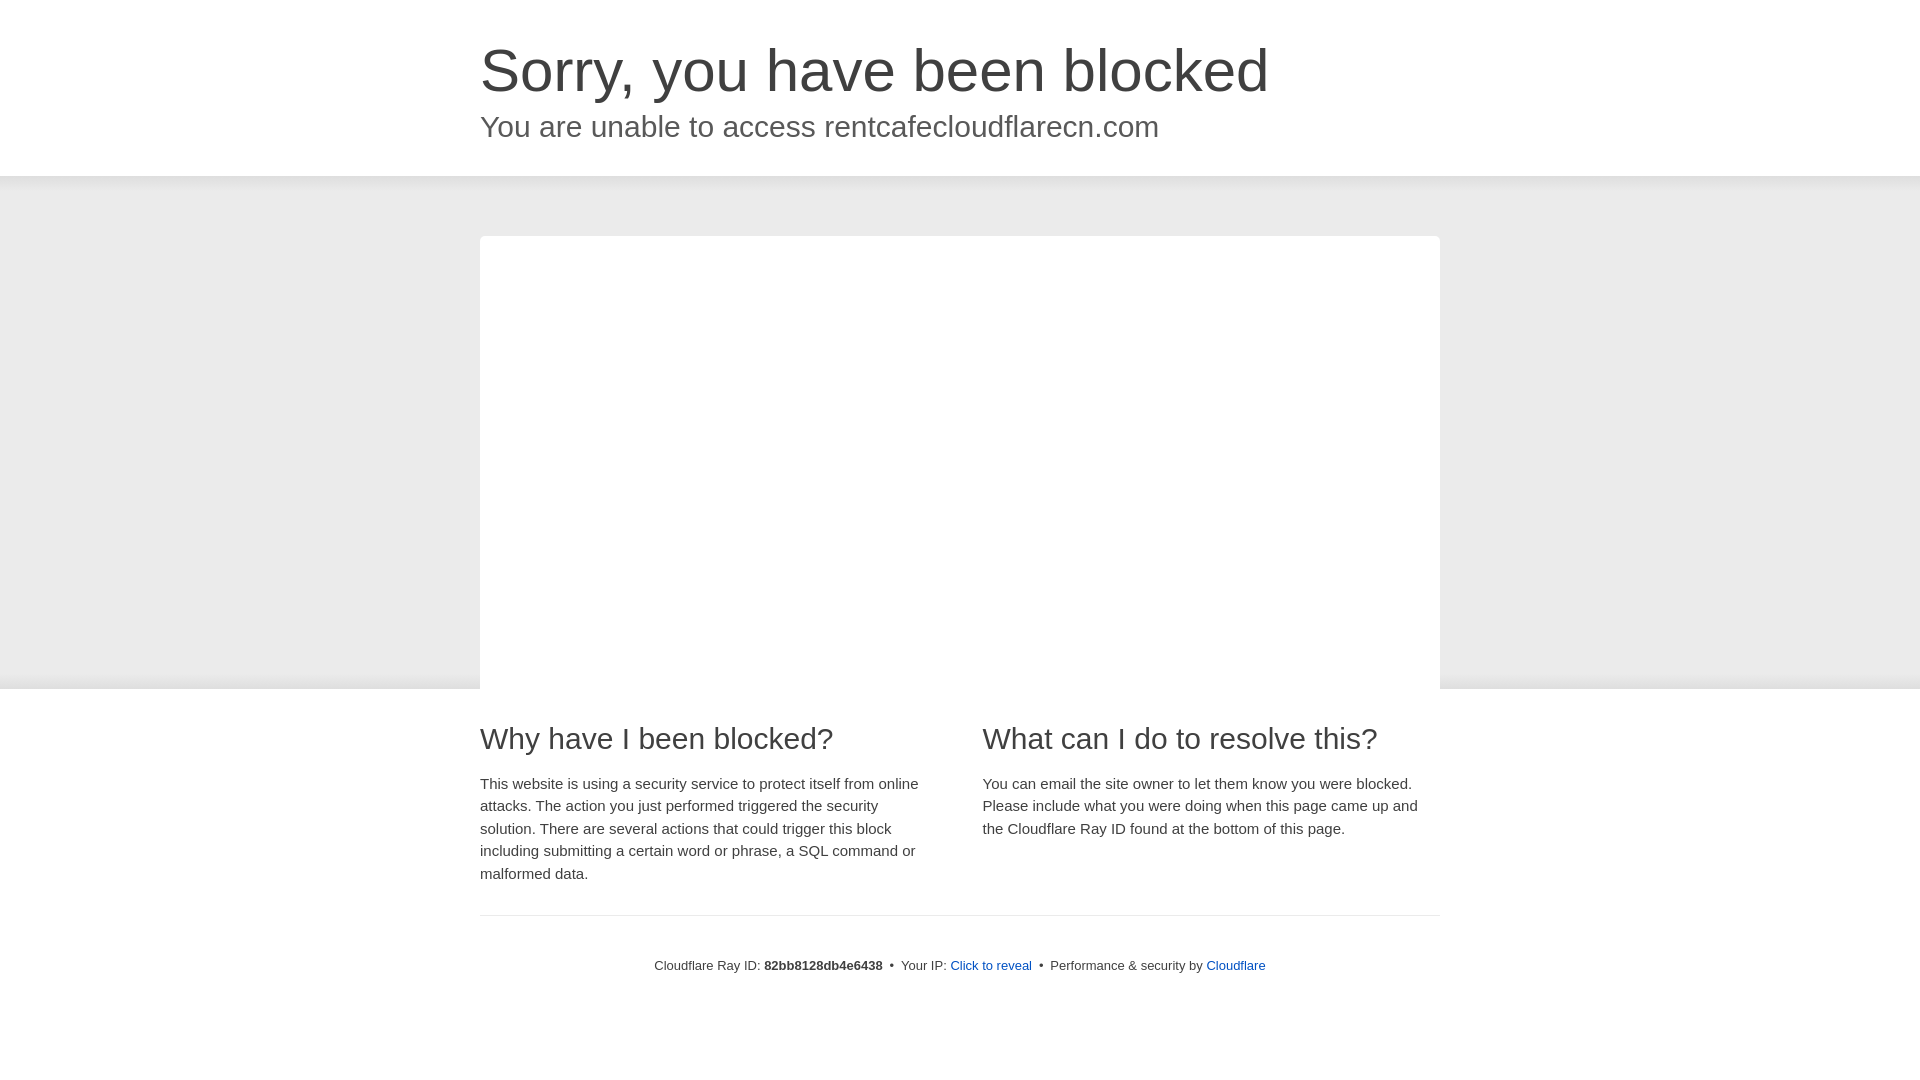  What do you see at coordinates (1234, 964) in the screenshot?
I see `'Cloudflare'` at bounding box center [1234, 964].